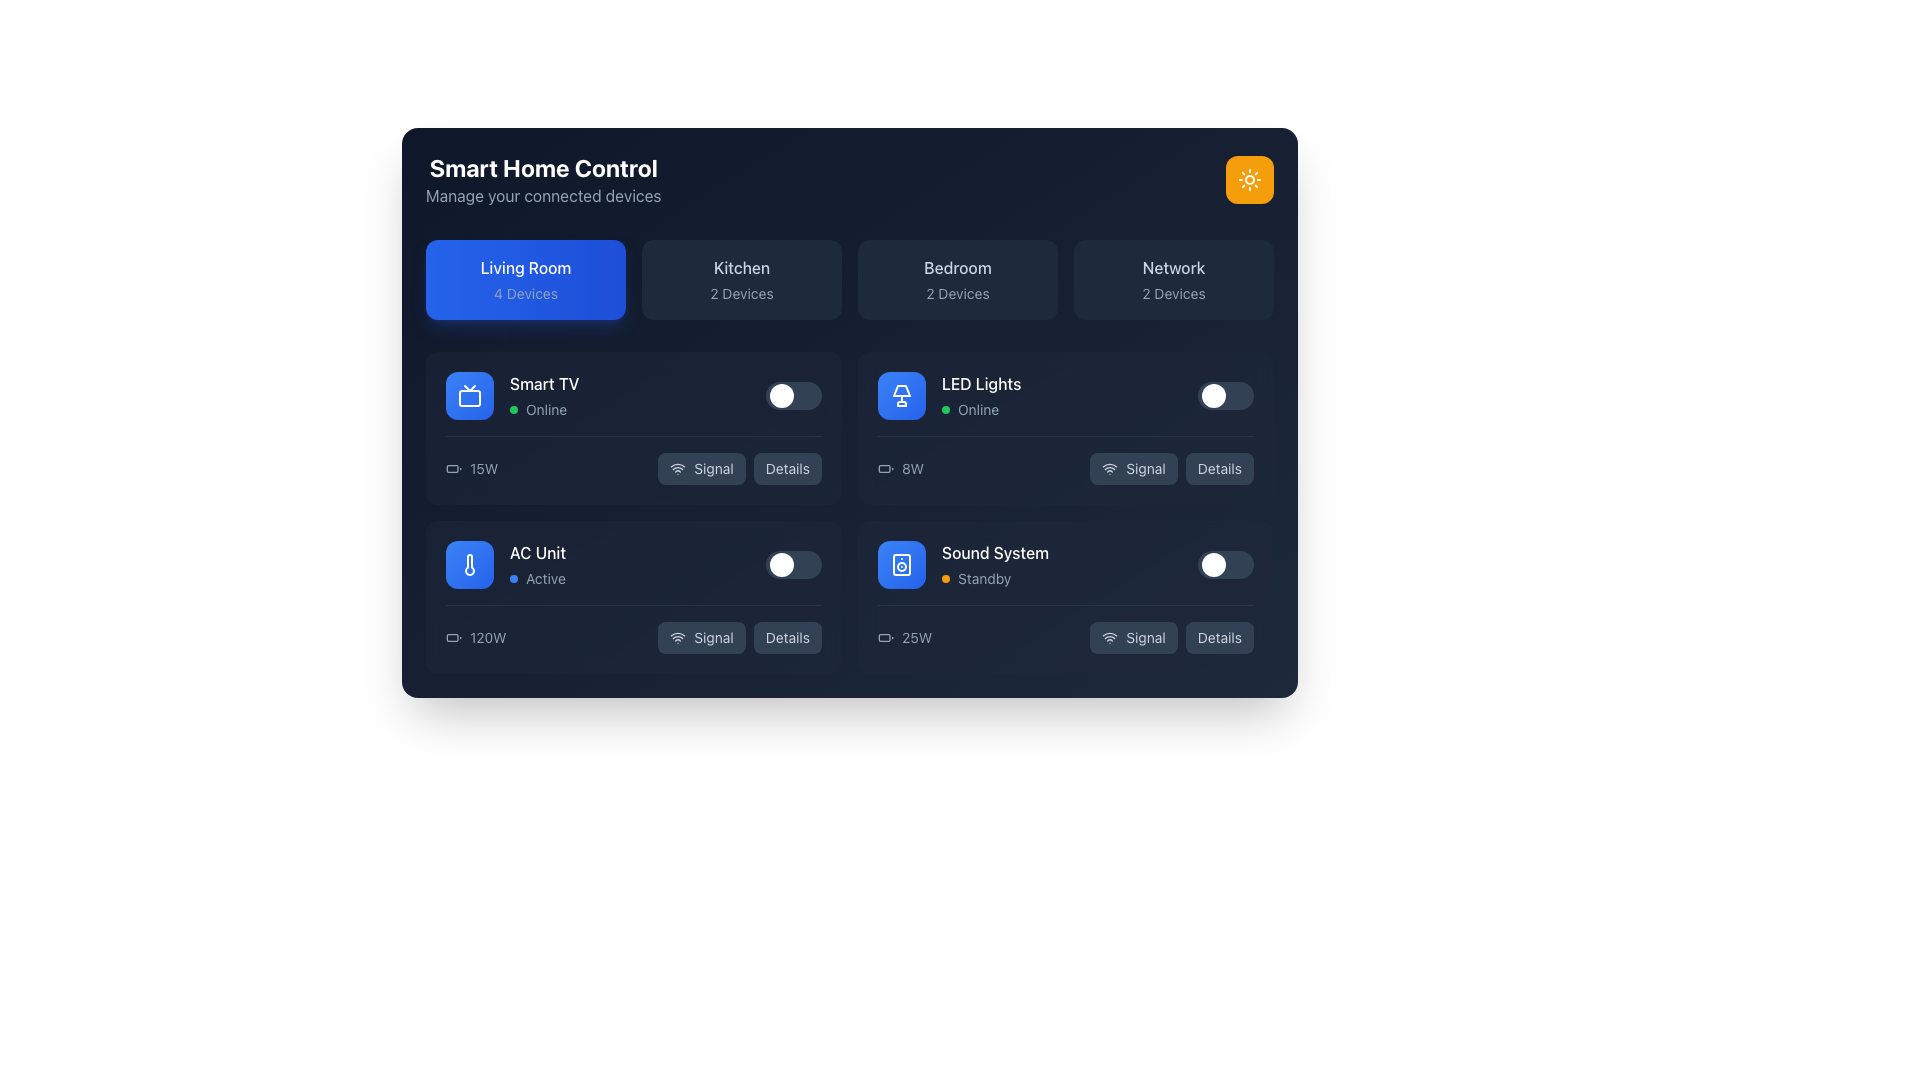  What do you see at coordinates (544, 408) in the screenshot?
I see `the Status indicator showing 'Online' next to a green dot within the 'Smart TV' card` at bounding box center [544, 408].